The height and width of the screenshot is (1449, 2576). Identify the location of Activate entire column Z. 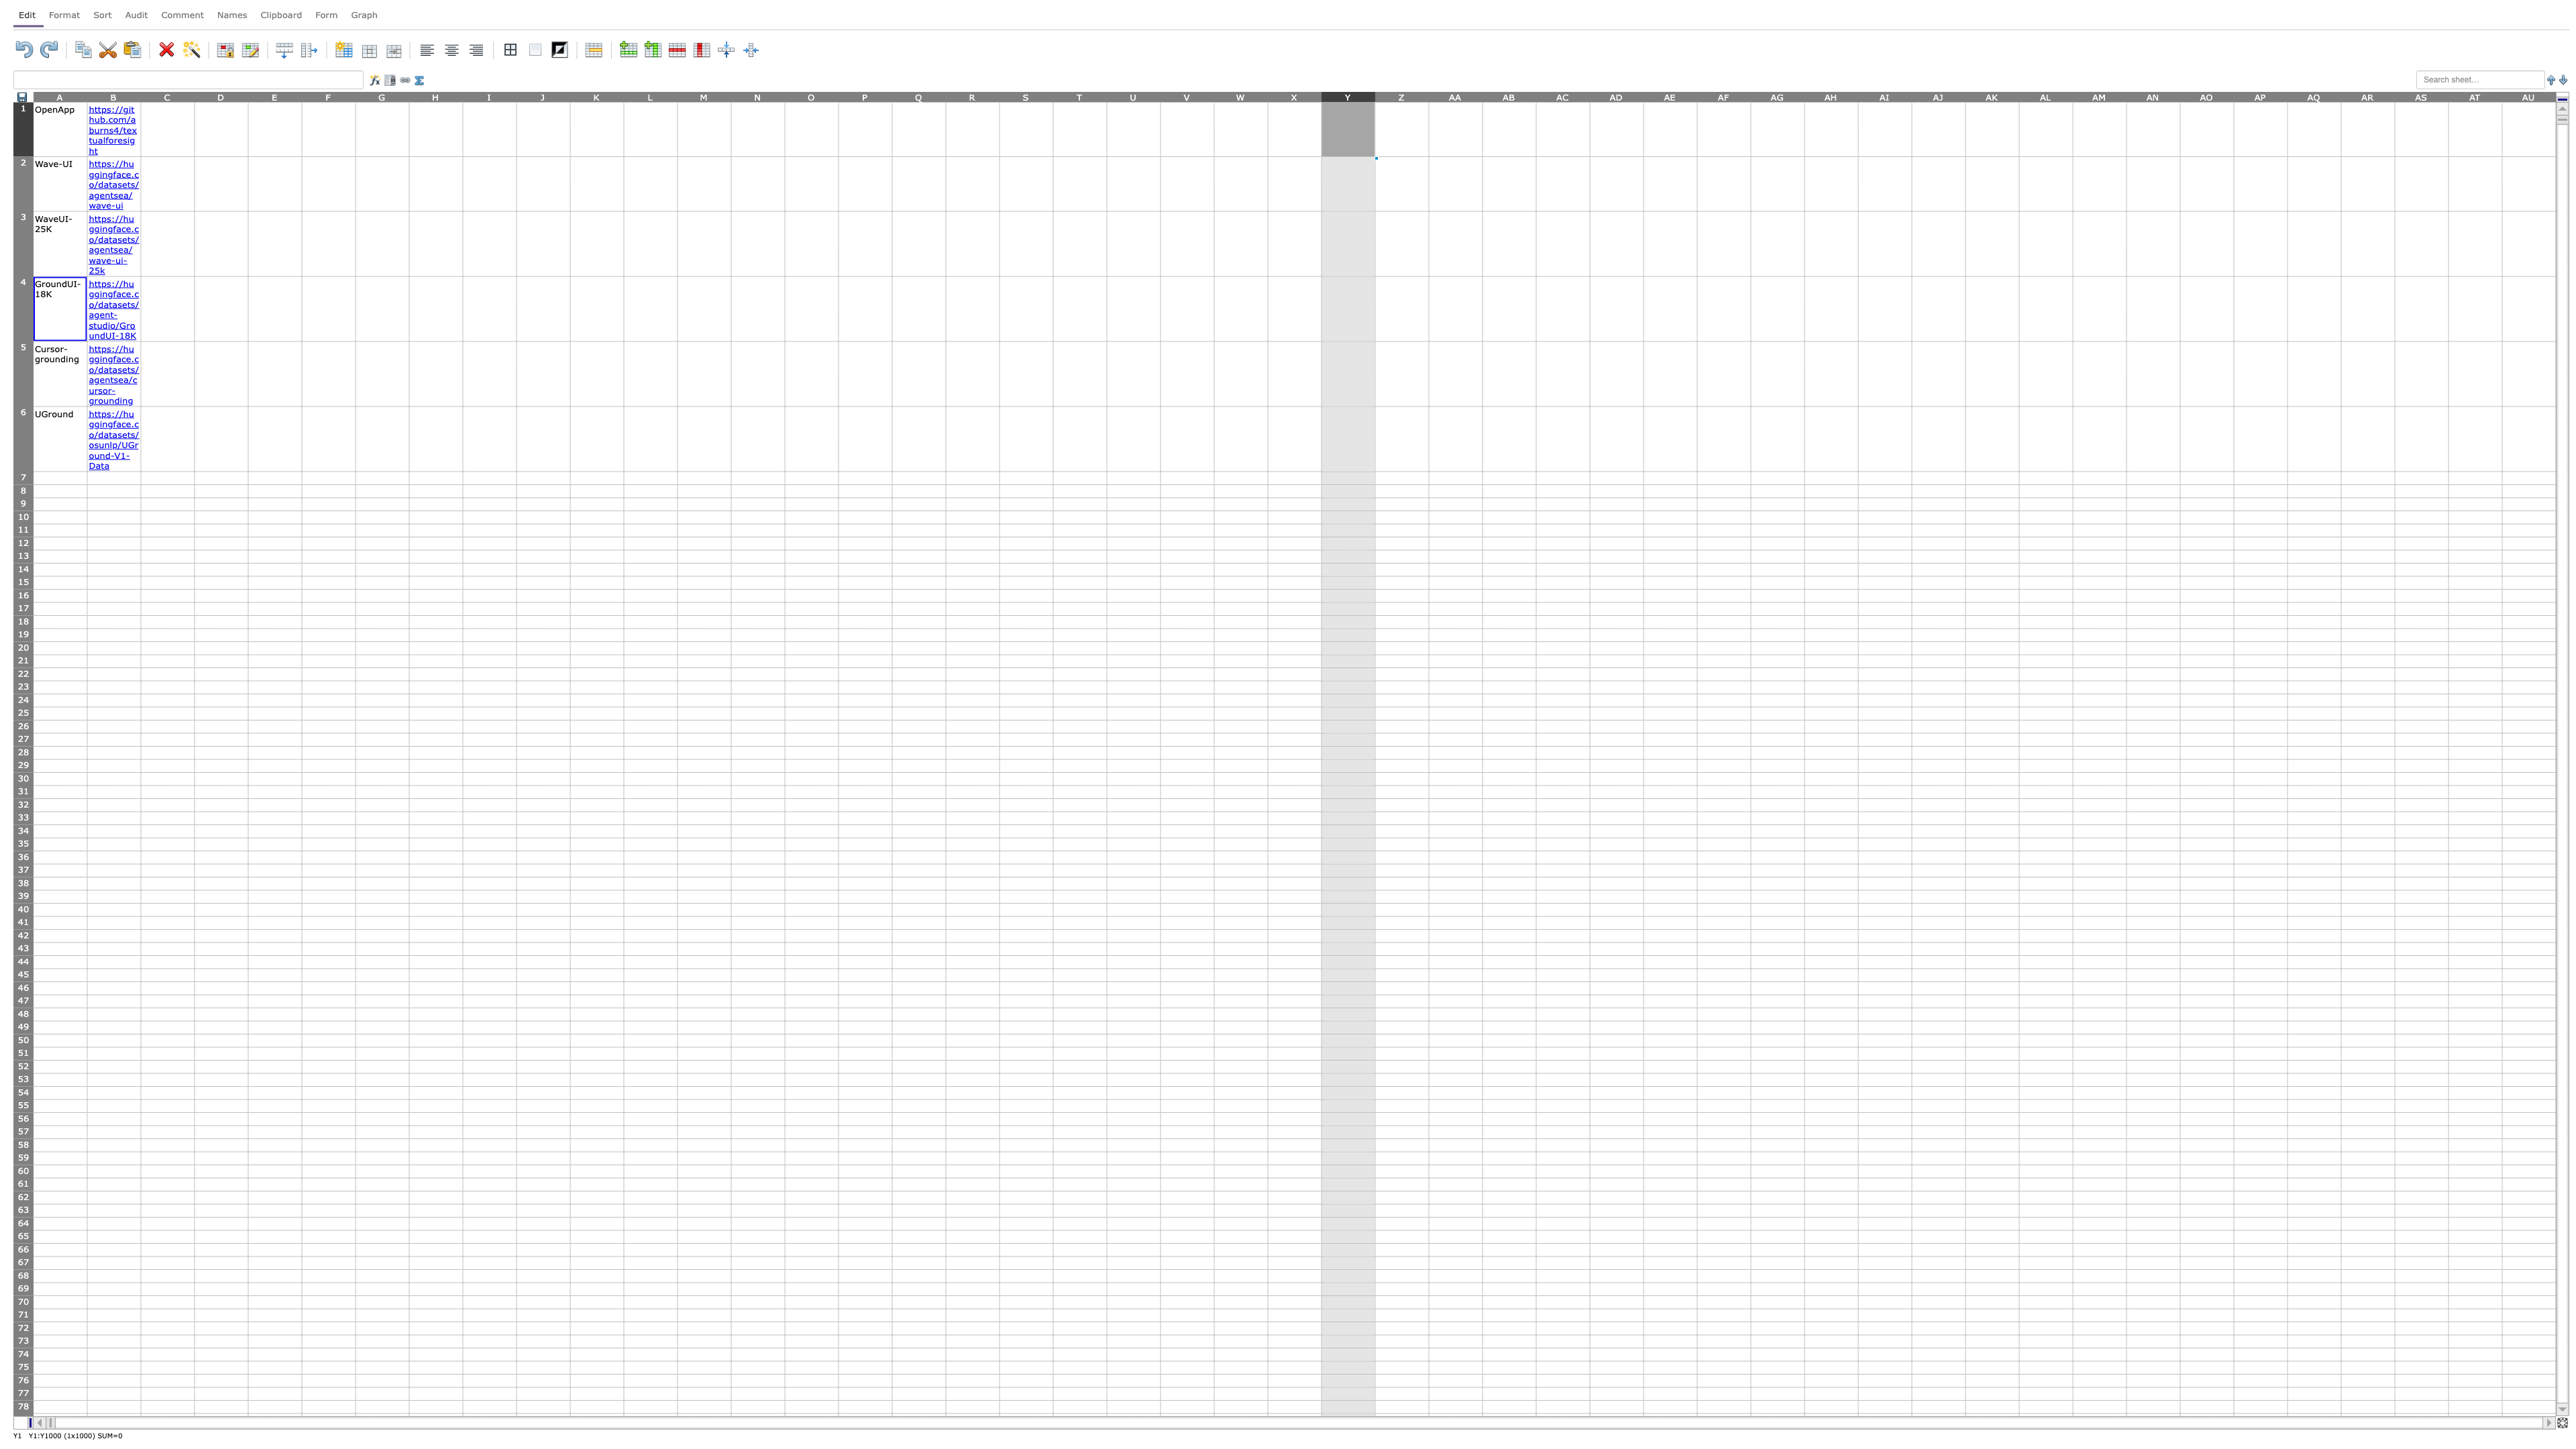
(1401, 95).